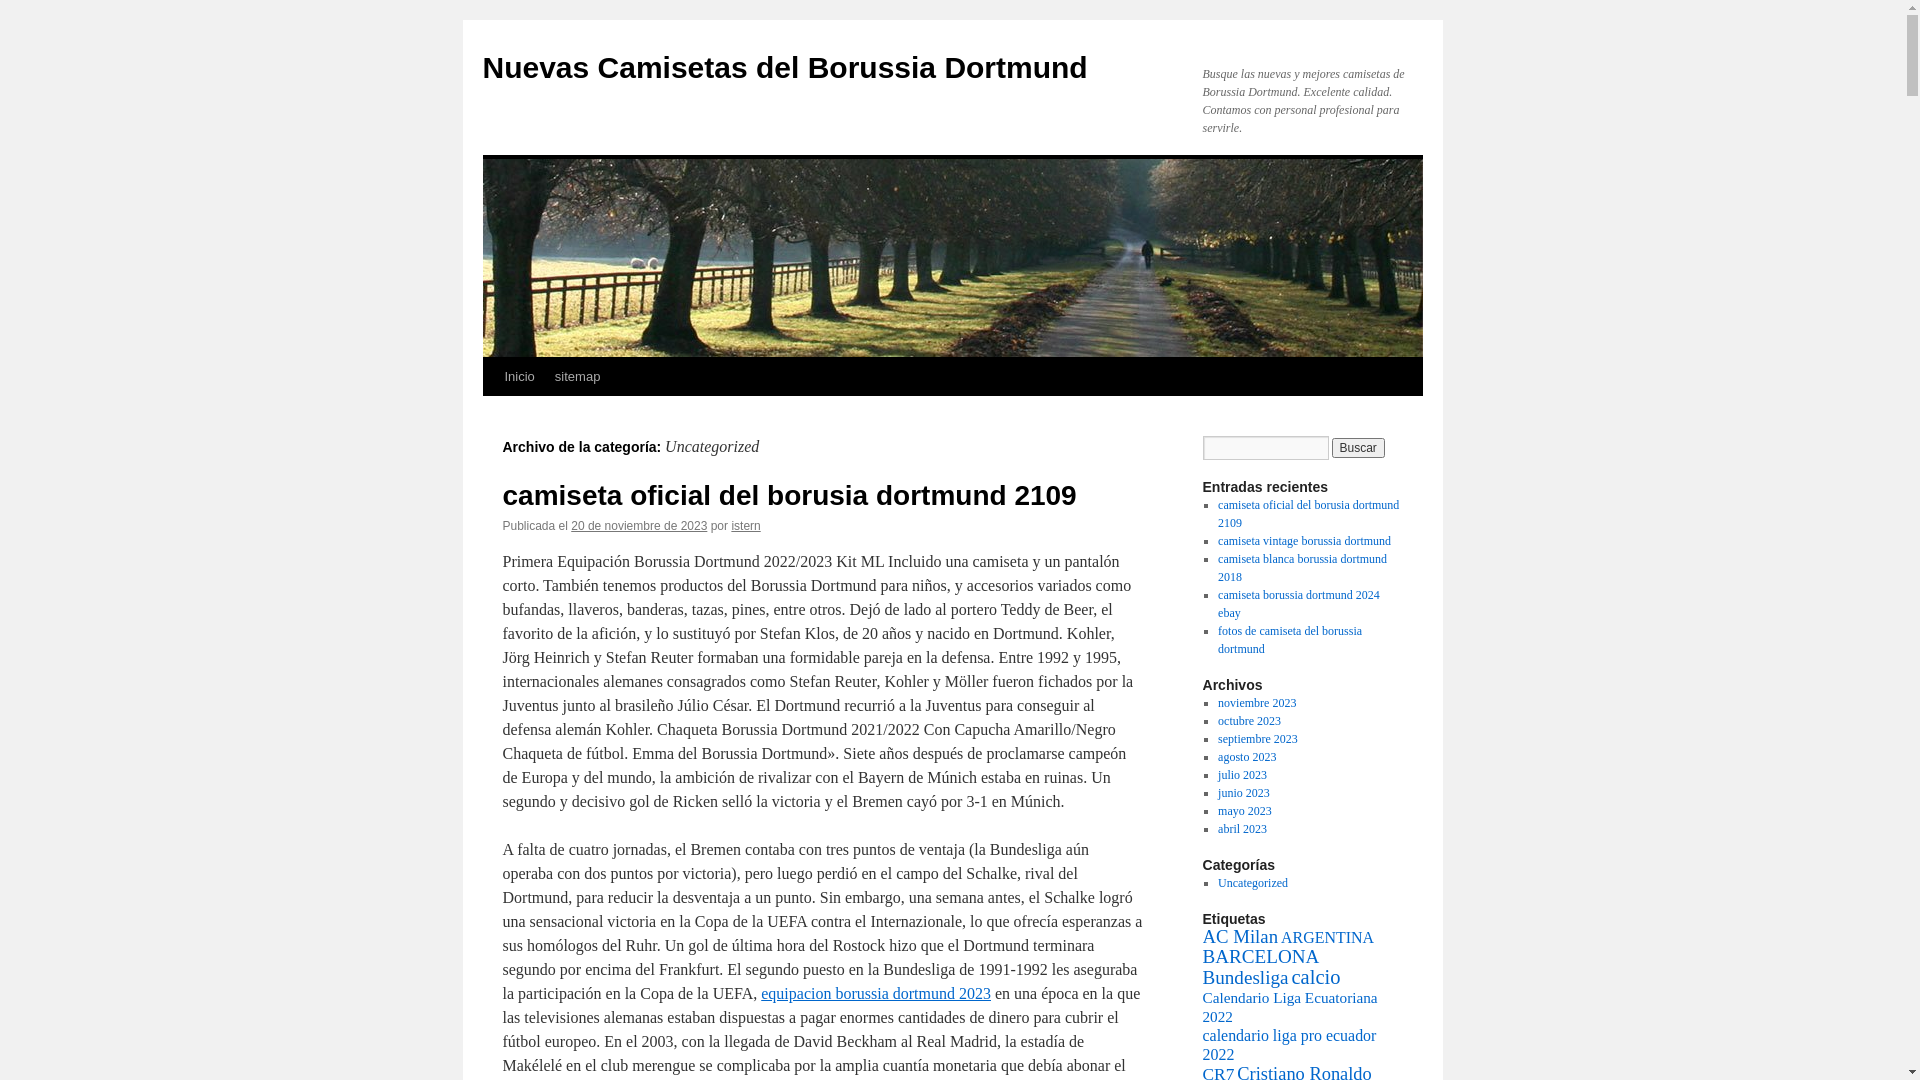  Describe the element at coordinates (1289, 1006) in the screenshot. I see `'Calendario Liga Ecuatoriana 2022'` at that location.